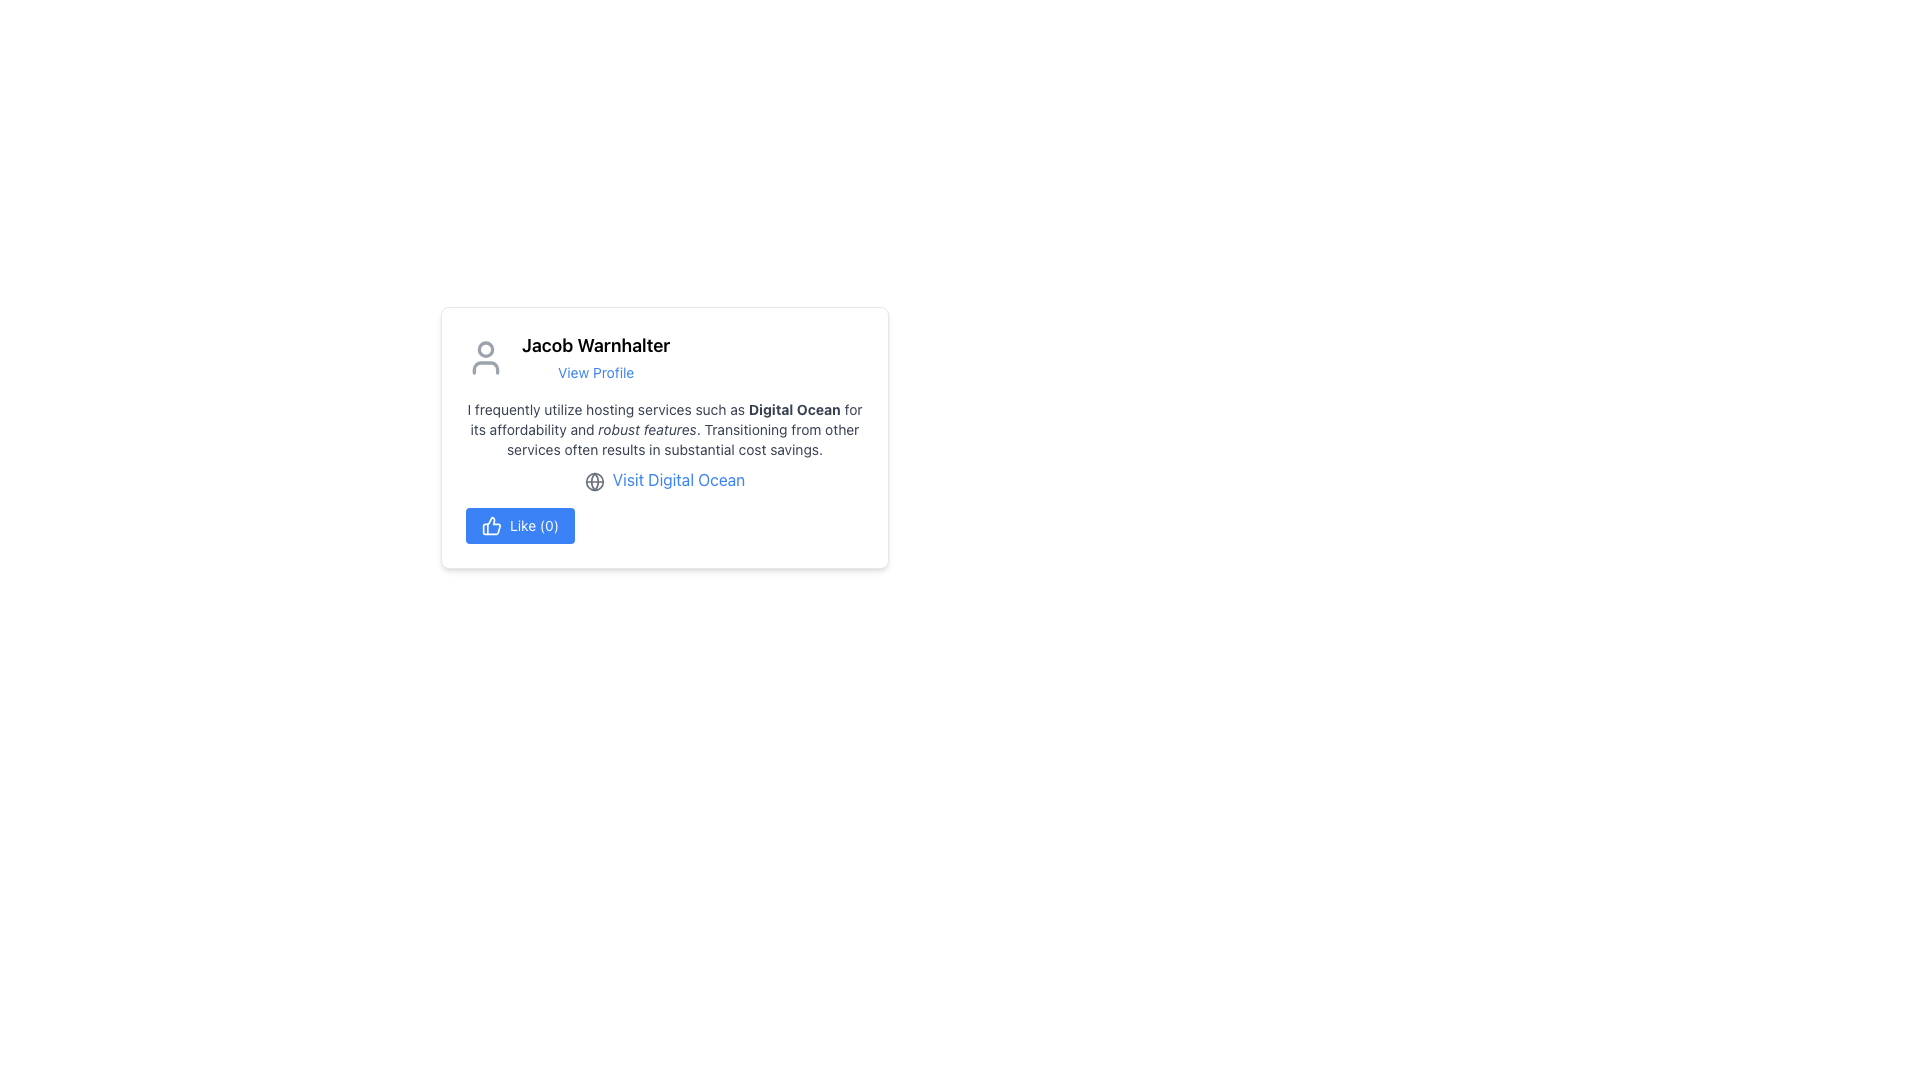 The height and width of the screenshot is (1080, 1920). I want to click on the decorative profile icon representing 'Jacob Warnhalter' located at the leftmost side of the profile card, so click(485, 357).